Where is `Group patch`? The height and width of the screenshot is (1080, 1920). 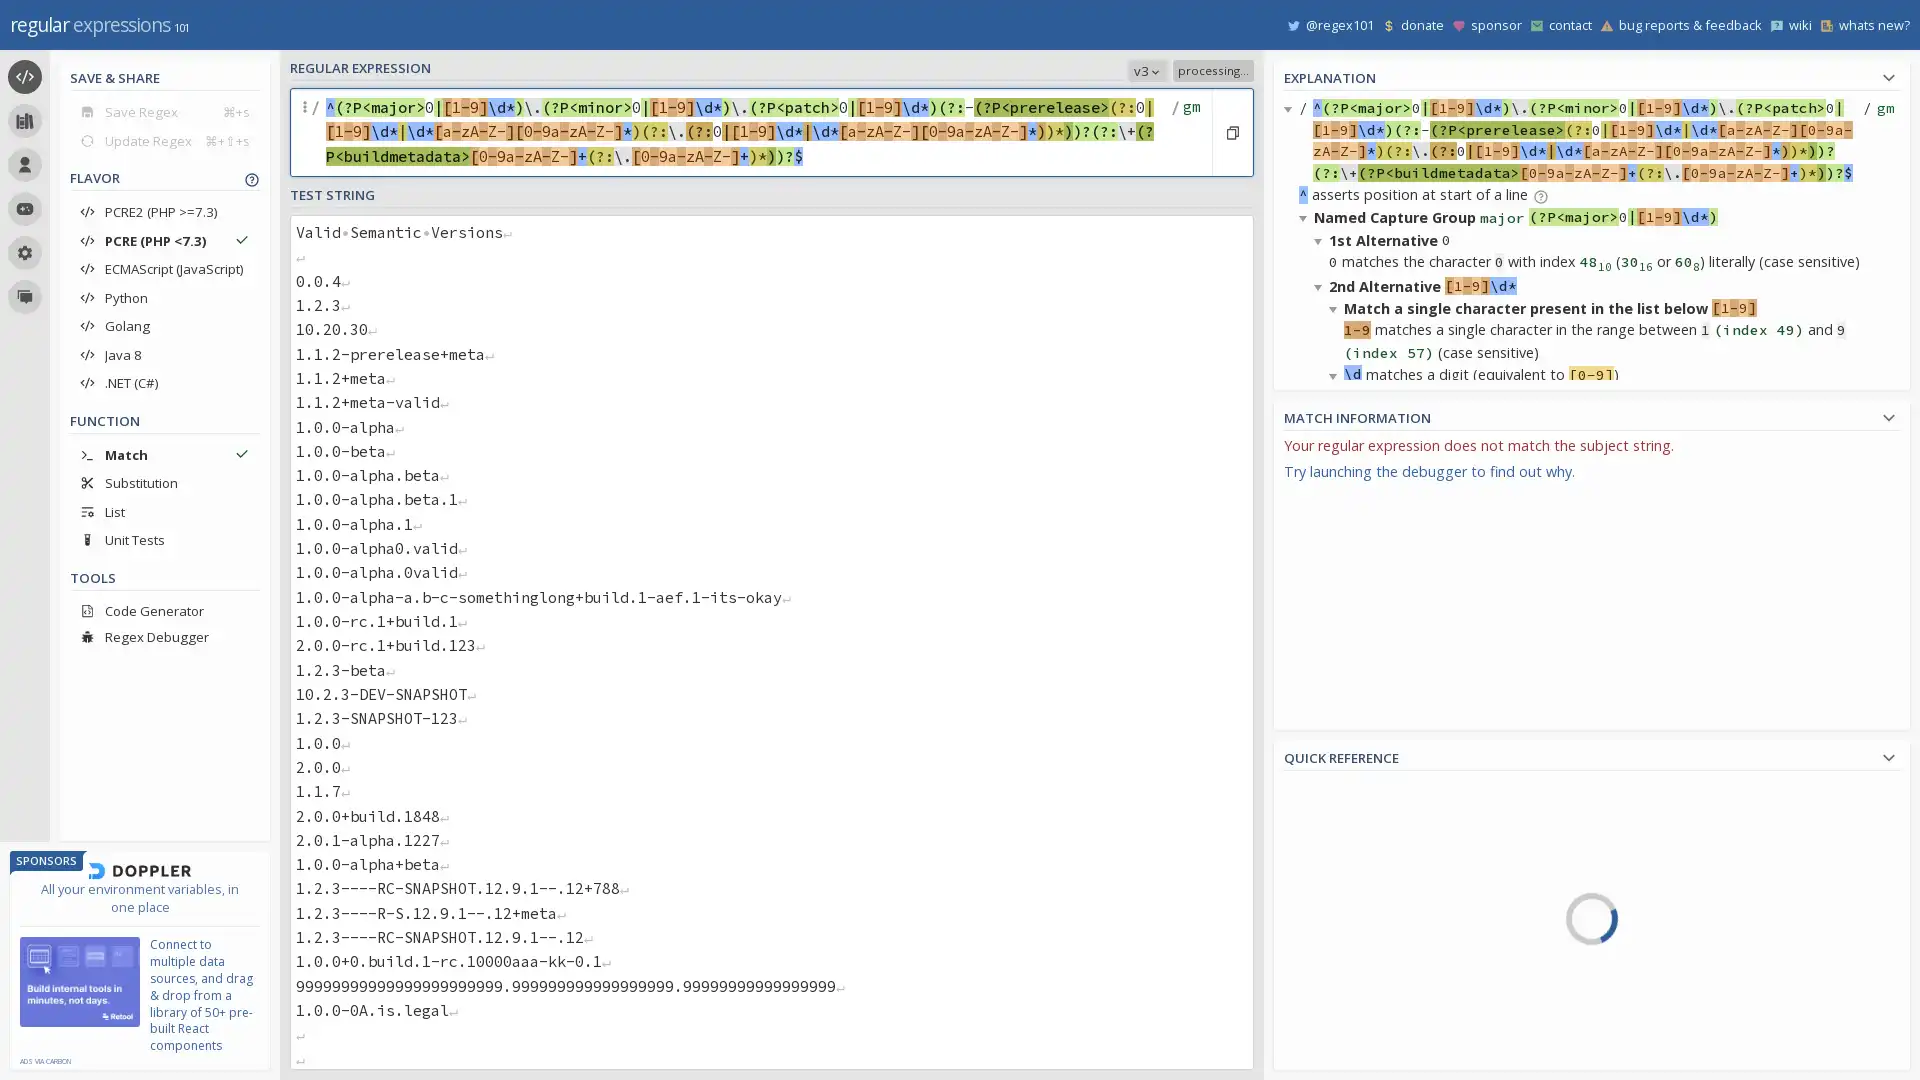 Group patch is located at coordinates (1372, 1060).